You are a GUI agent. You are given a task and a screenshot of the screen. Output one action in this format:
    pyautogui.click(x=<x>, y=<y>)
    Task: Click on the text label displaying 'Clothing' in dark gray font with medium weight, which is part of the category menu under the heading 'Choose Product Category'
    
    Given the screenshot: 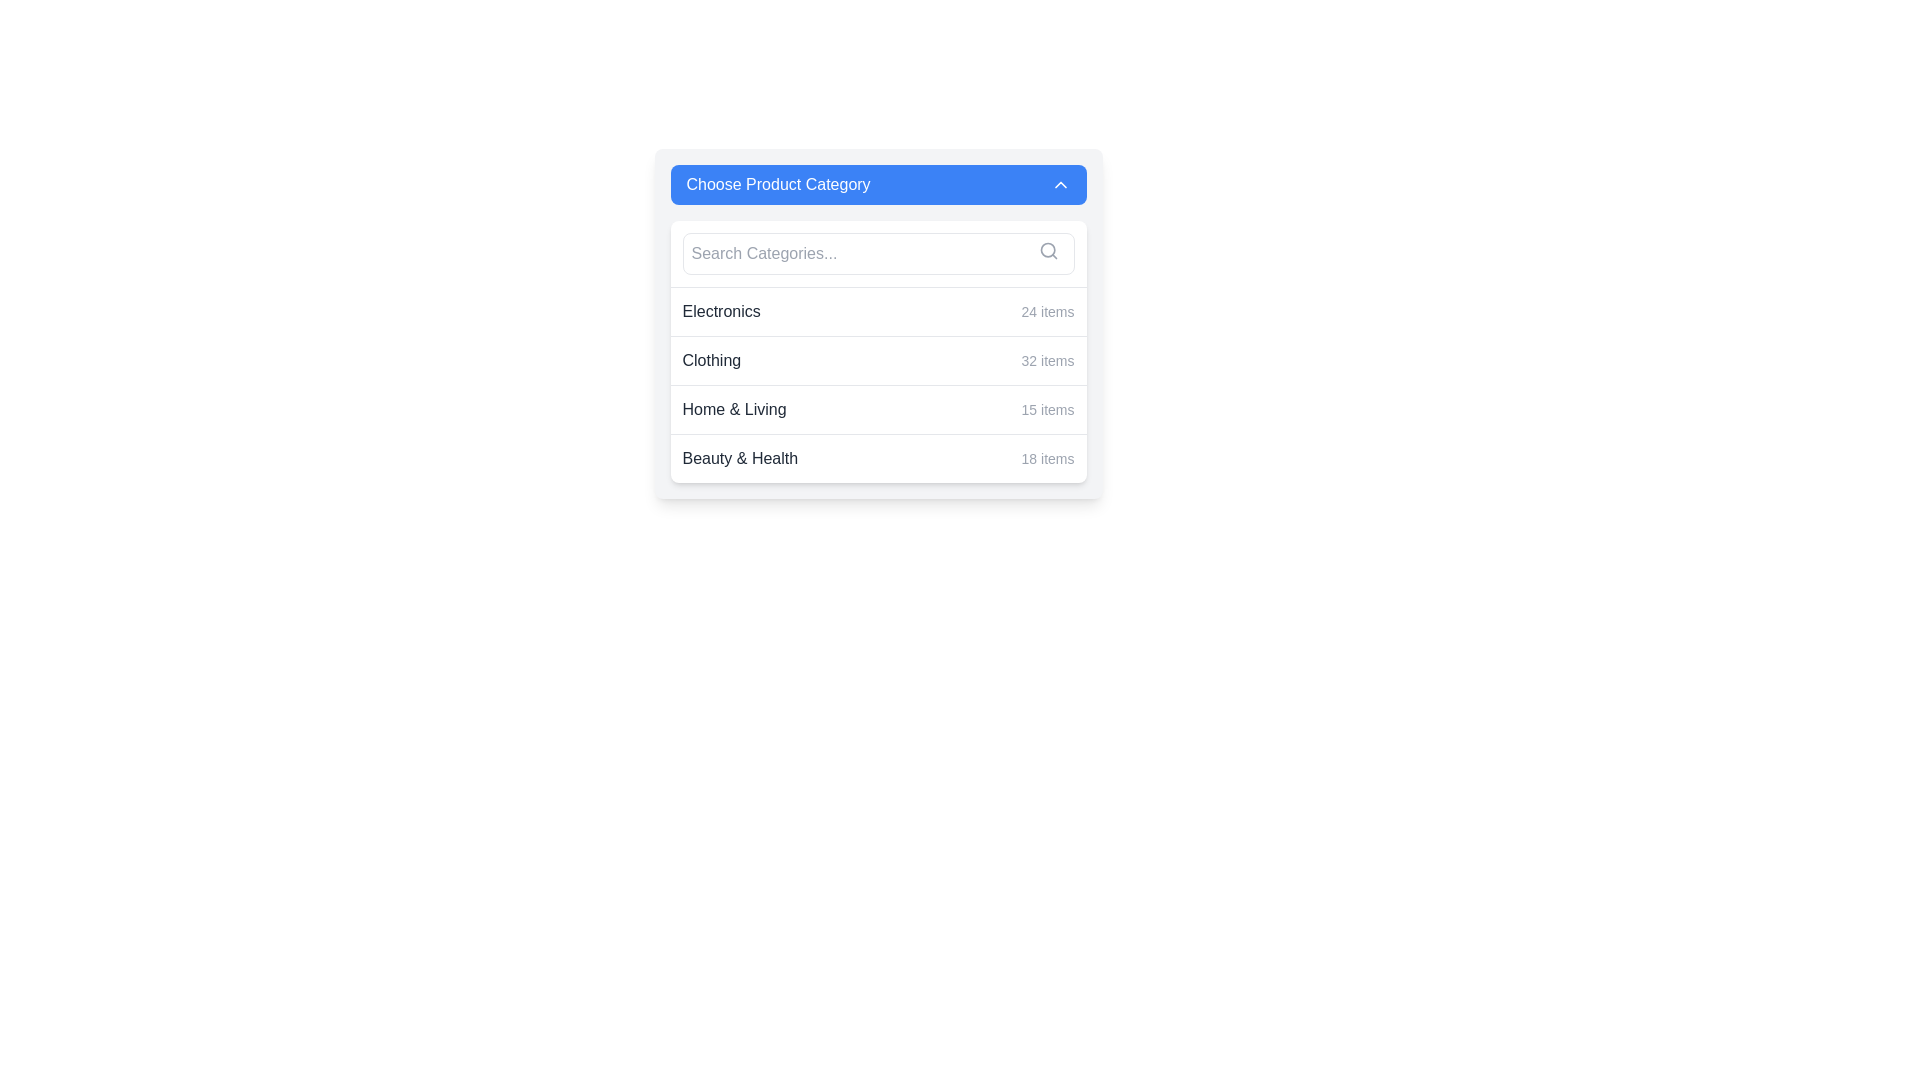 What is the action you would take?
    pyautogui.click(x=711, y=361)
    